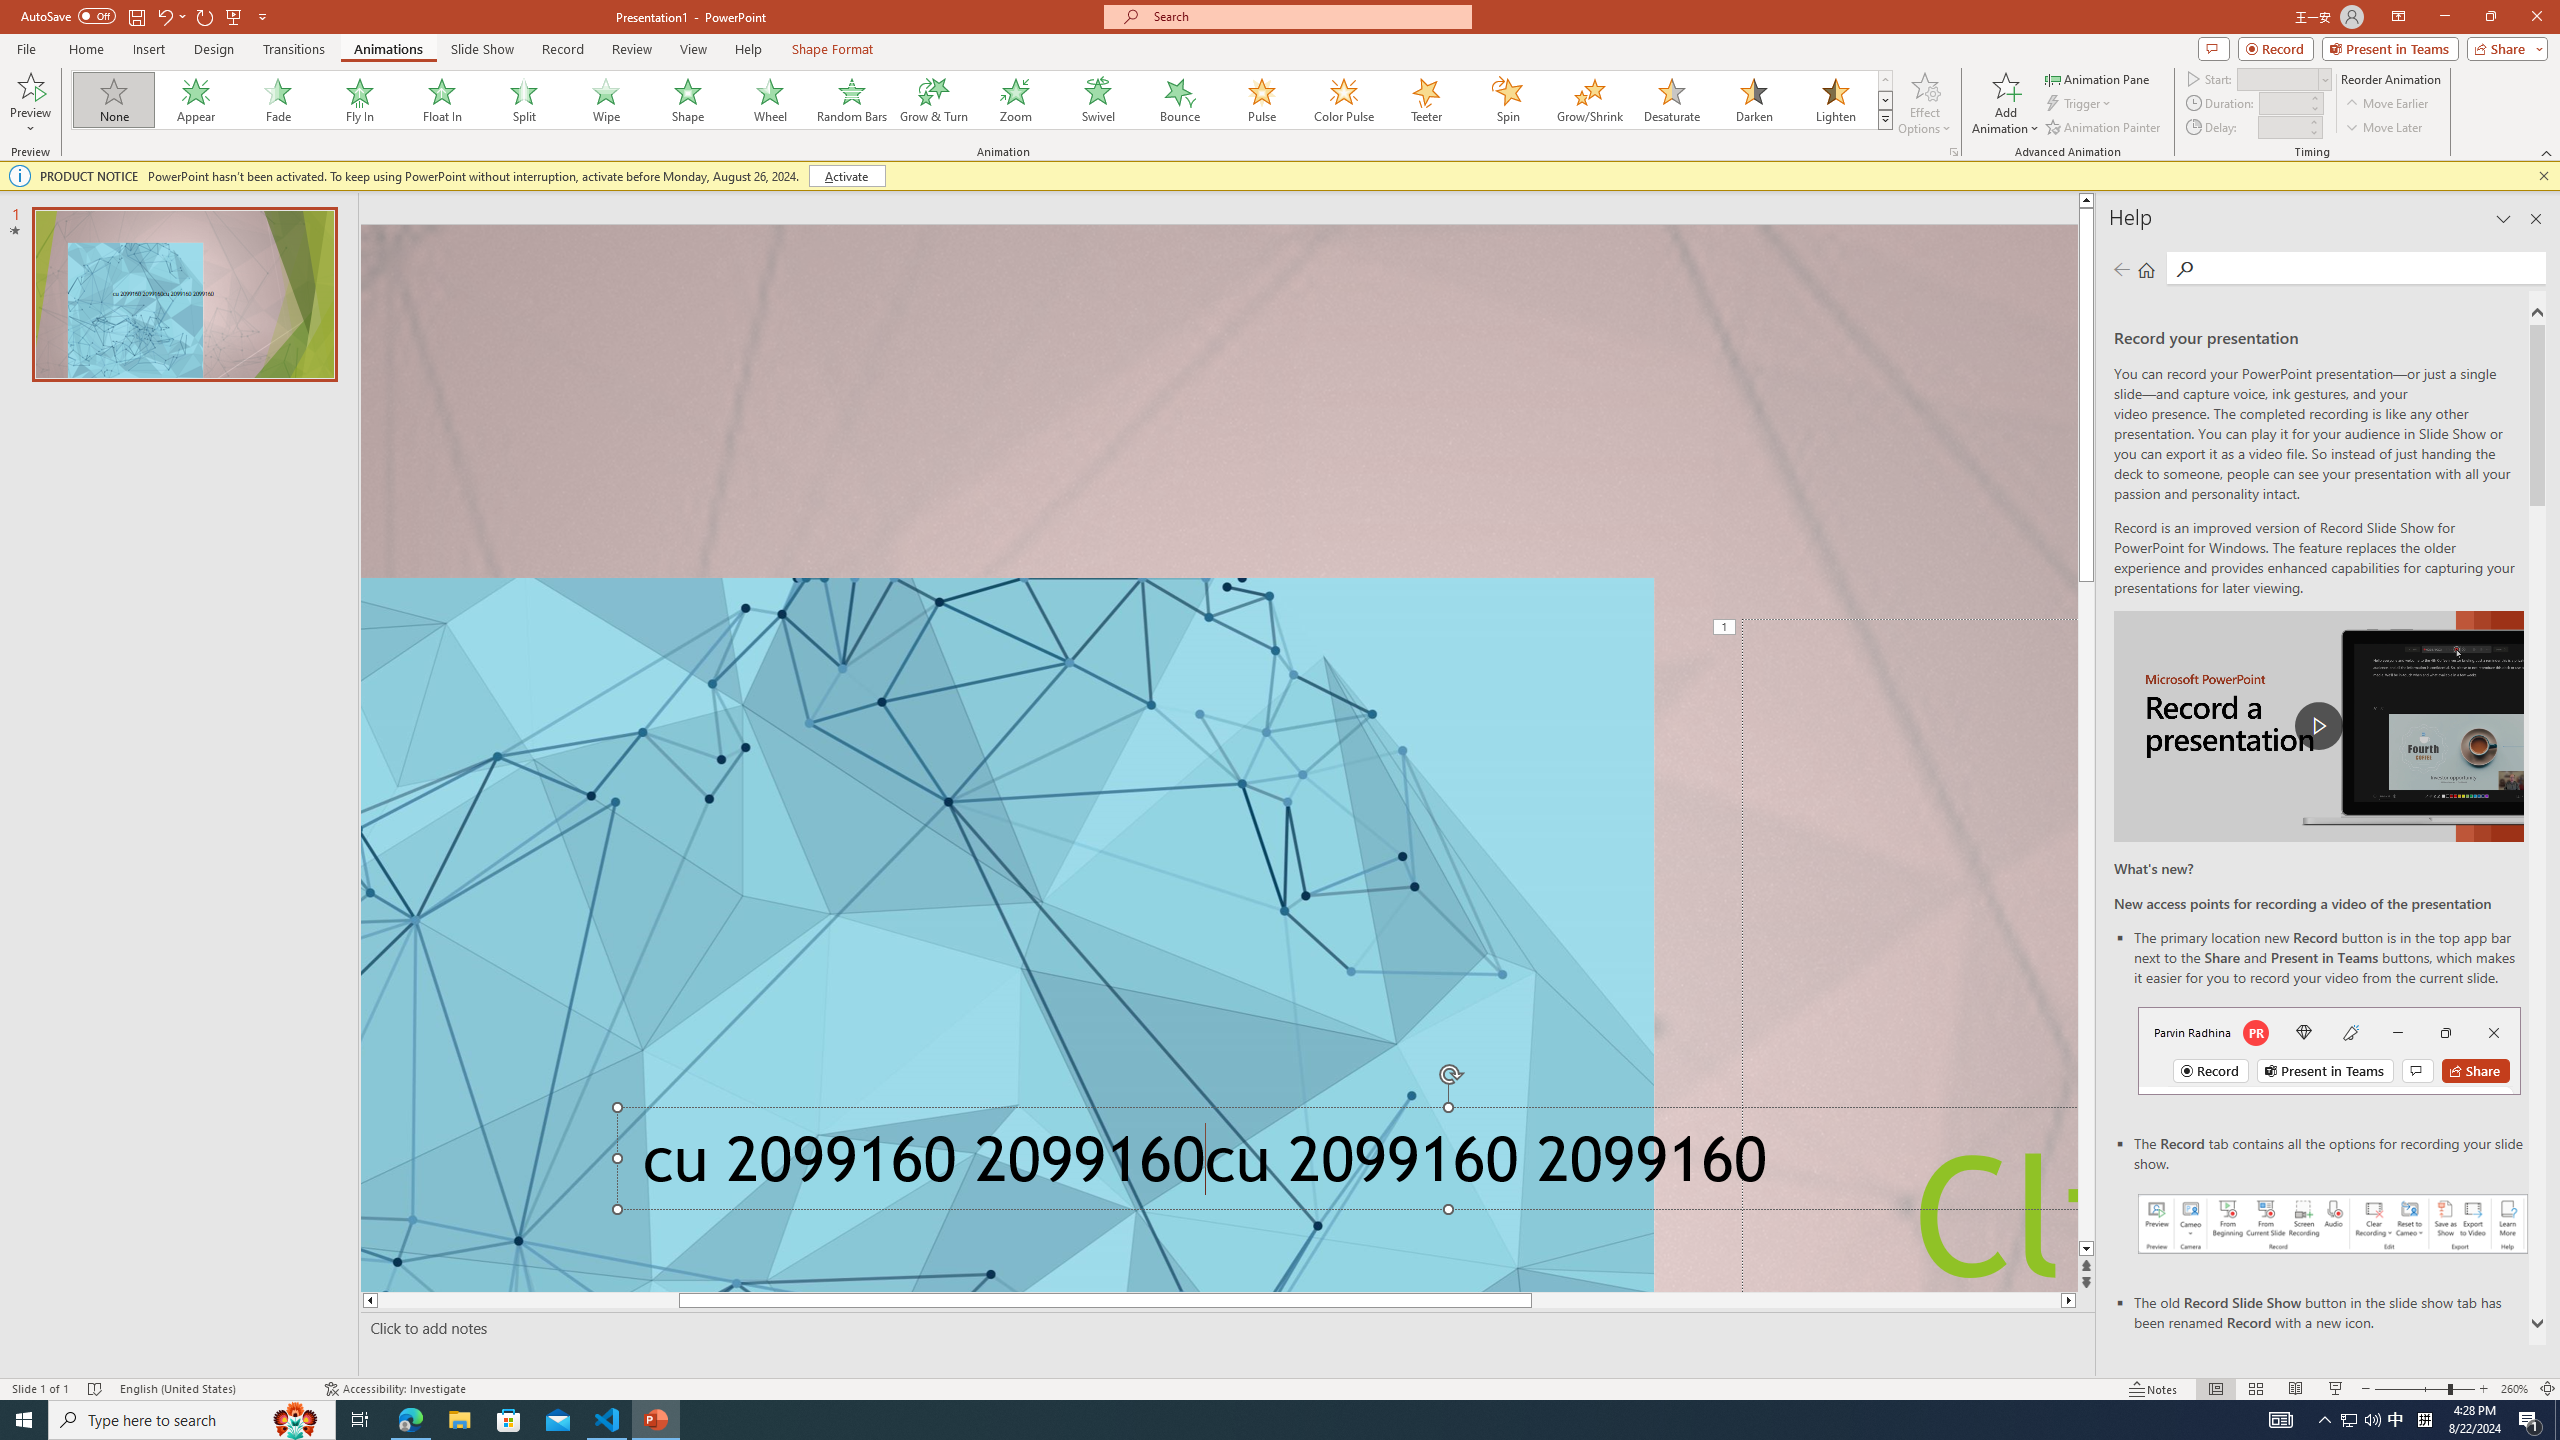  I want to click on 'Bounce', so click(1179, 99).